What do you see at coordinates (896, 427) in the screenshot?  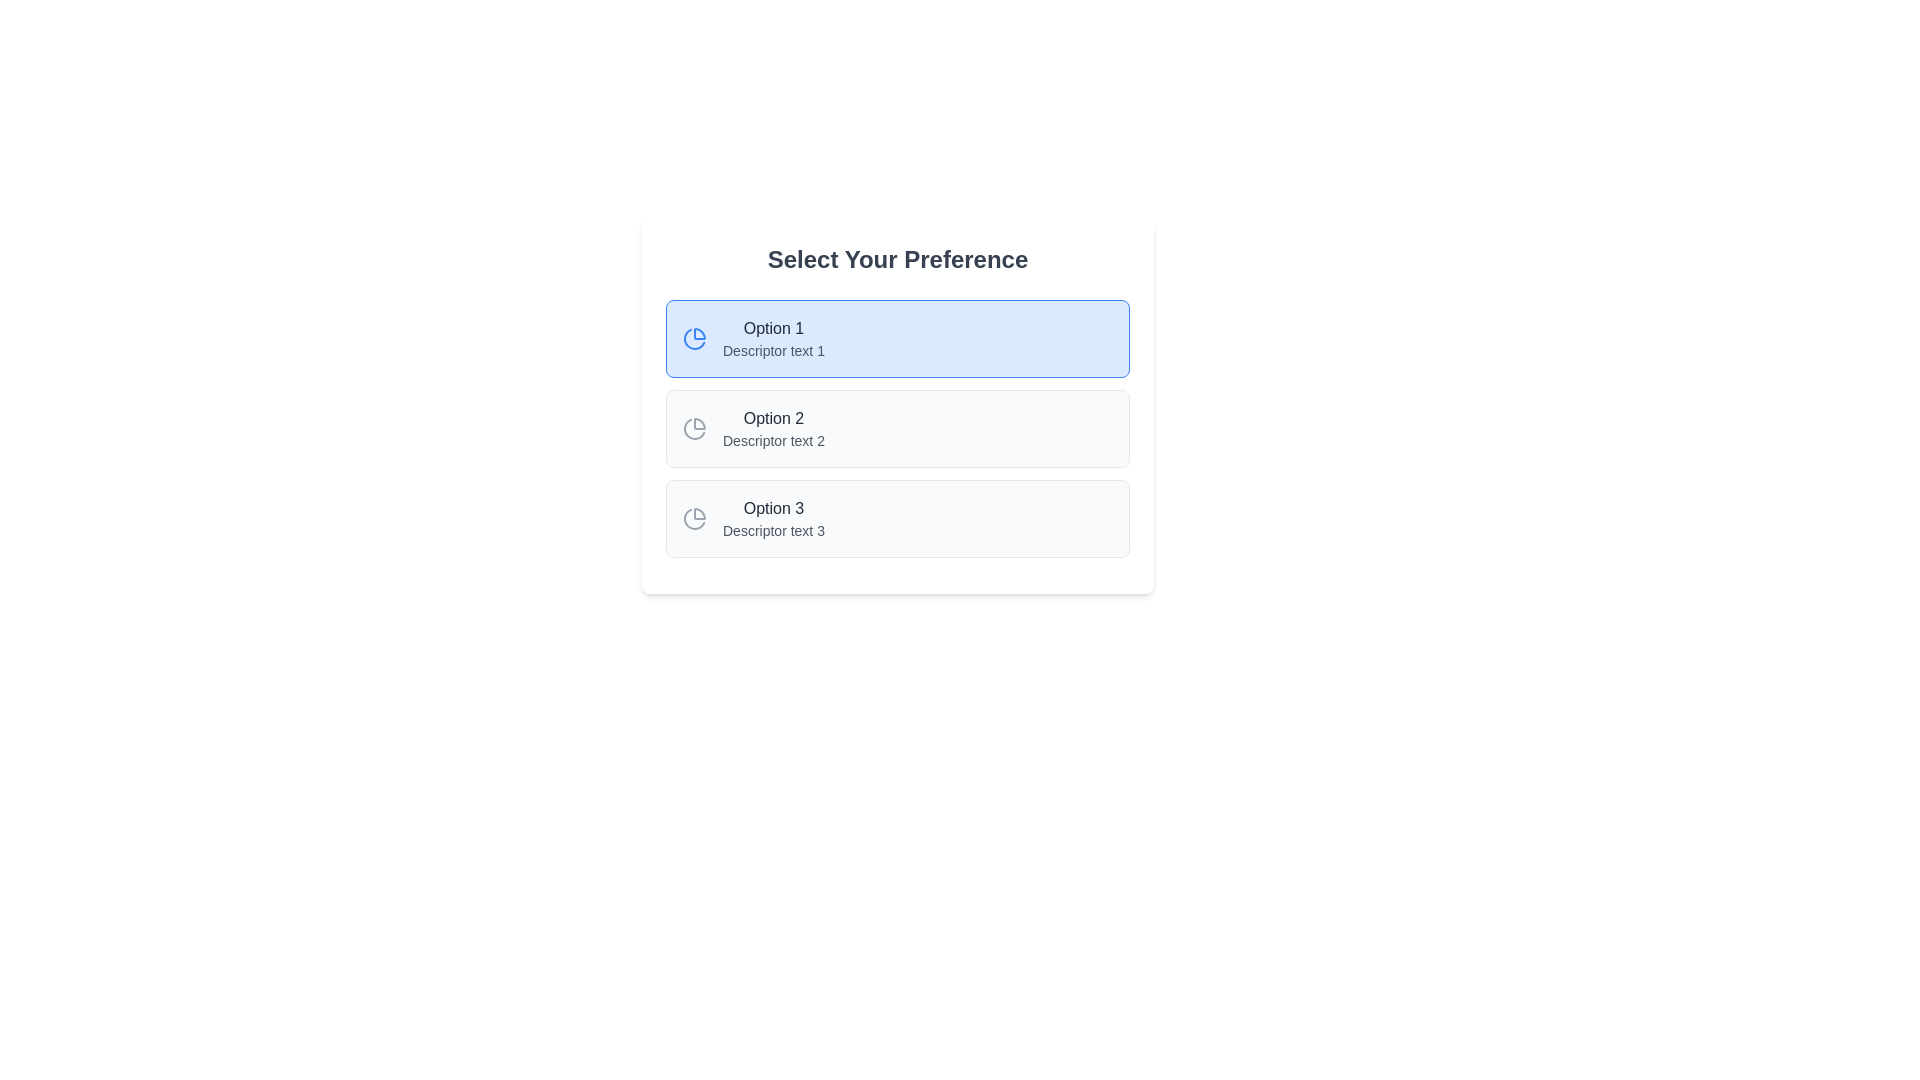 I see `the 'Option 2' radio button` at bounding box center [896, 427].